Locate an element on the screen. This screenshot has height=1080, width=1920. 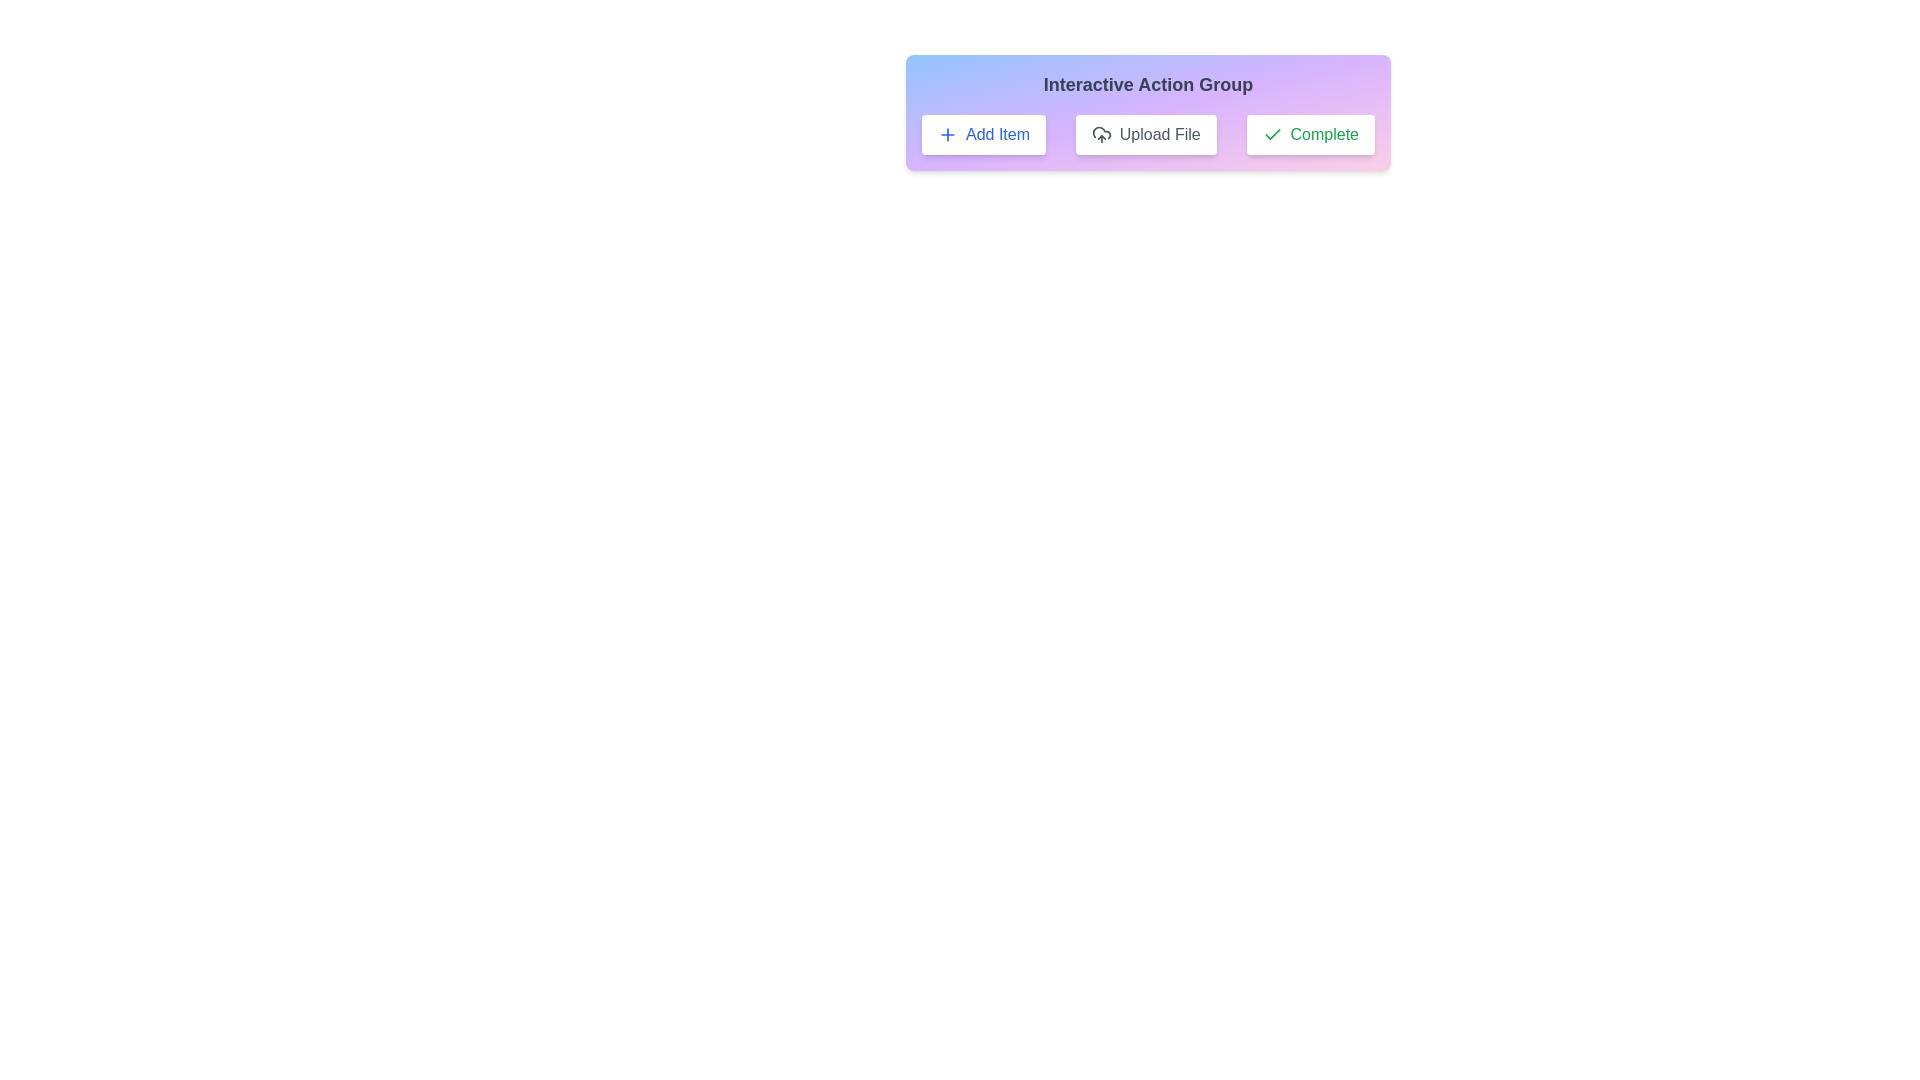
the green checkmark icon next to the word 'Complete' within the 'Complete' button located in the top-right section of the interface is located at coordinates (1271, 135).